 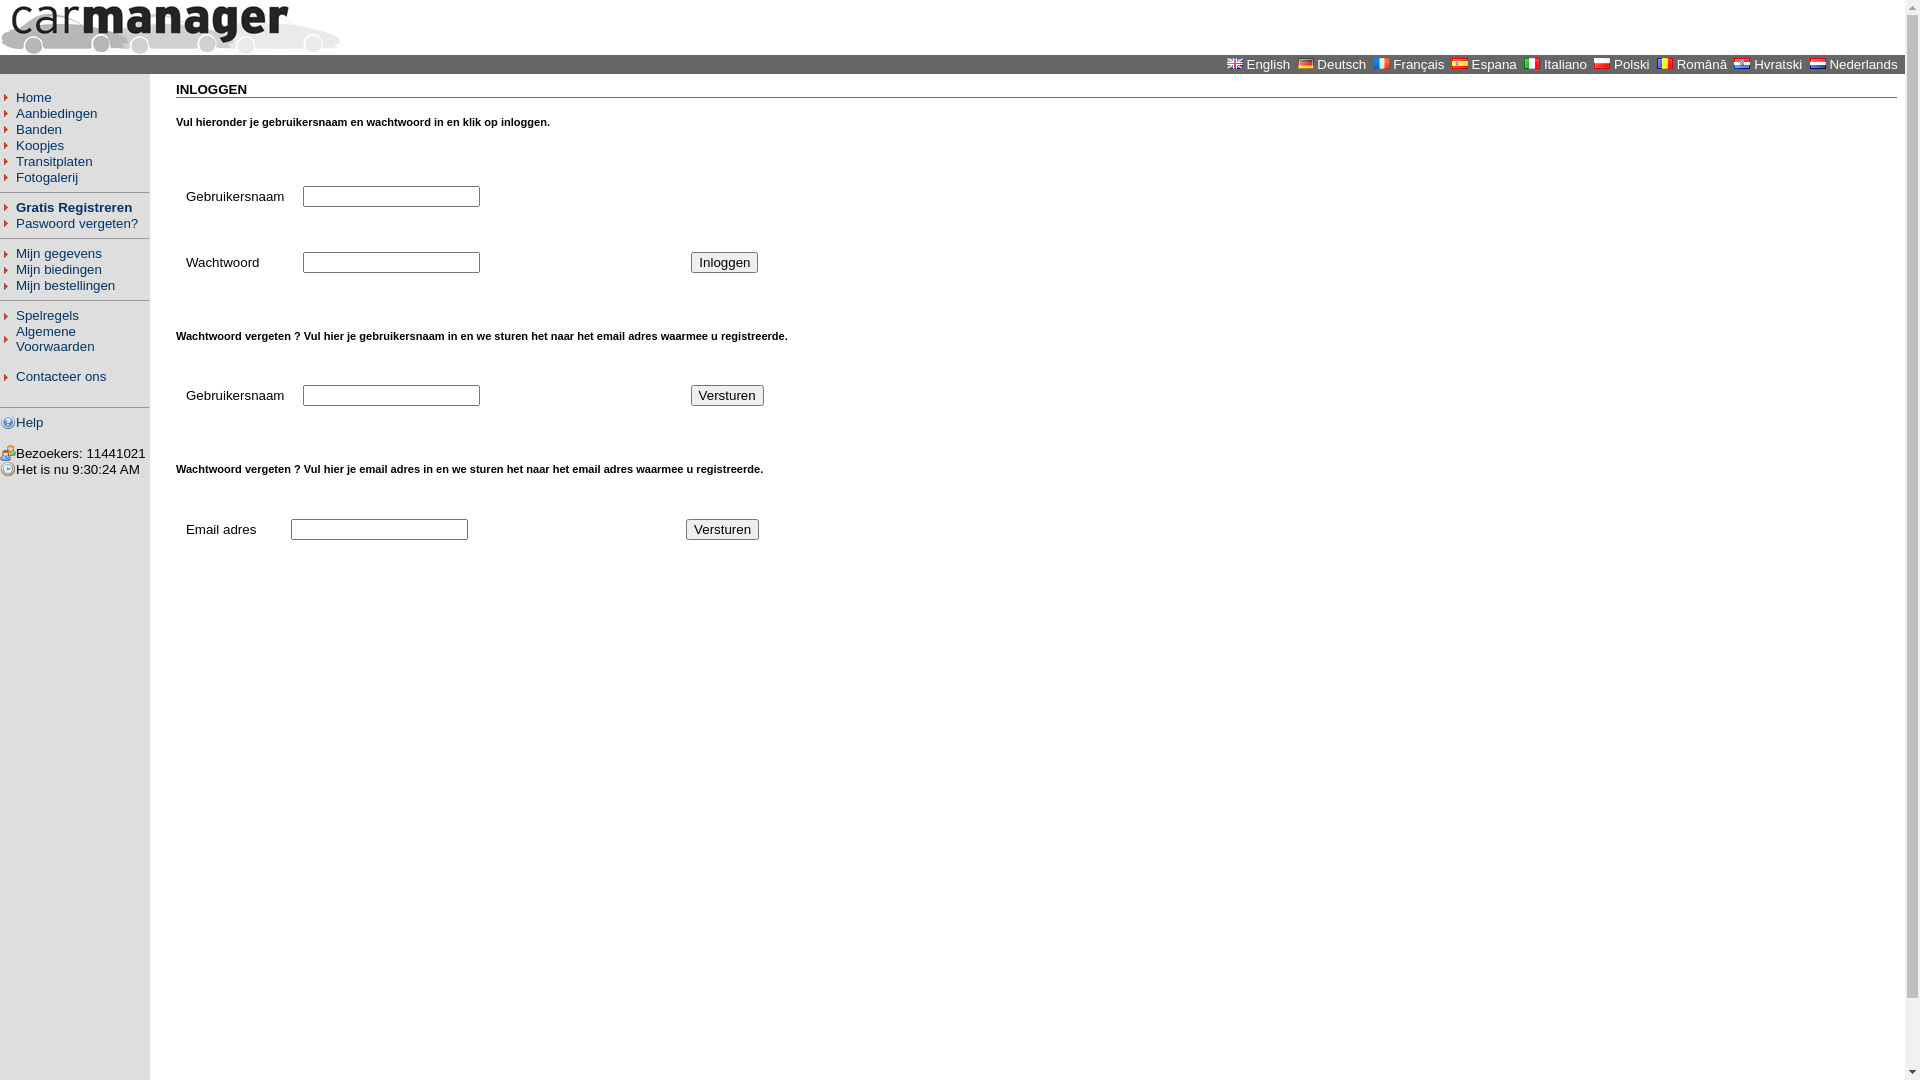 I want to click on 'Polski', so click(x=1613, y=63).